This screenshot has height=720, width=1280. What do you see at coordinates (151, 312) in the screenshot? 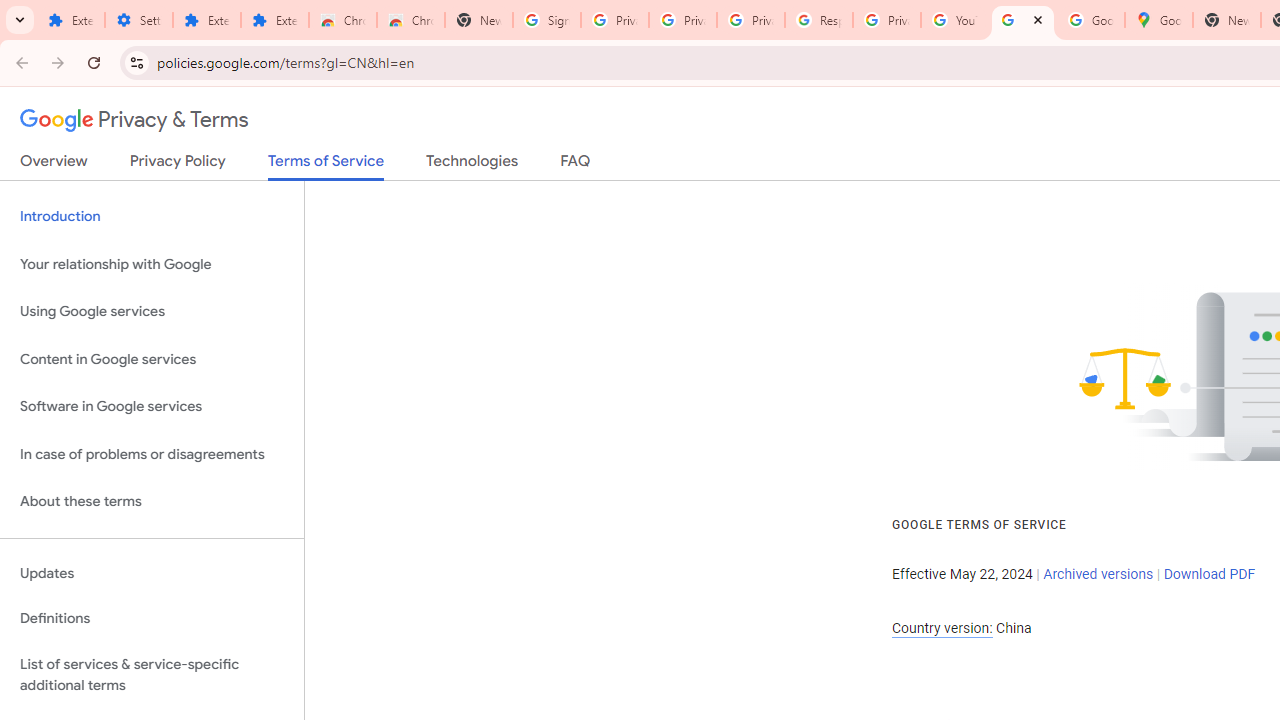
I see `'Using Google services'` at bounding box center [151, 312].